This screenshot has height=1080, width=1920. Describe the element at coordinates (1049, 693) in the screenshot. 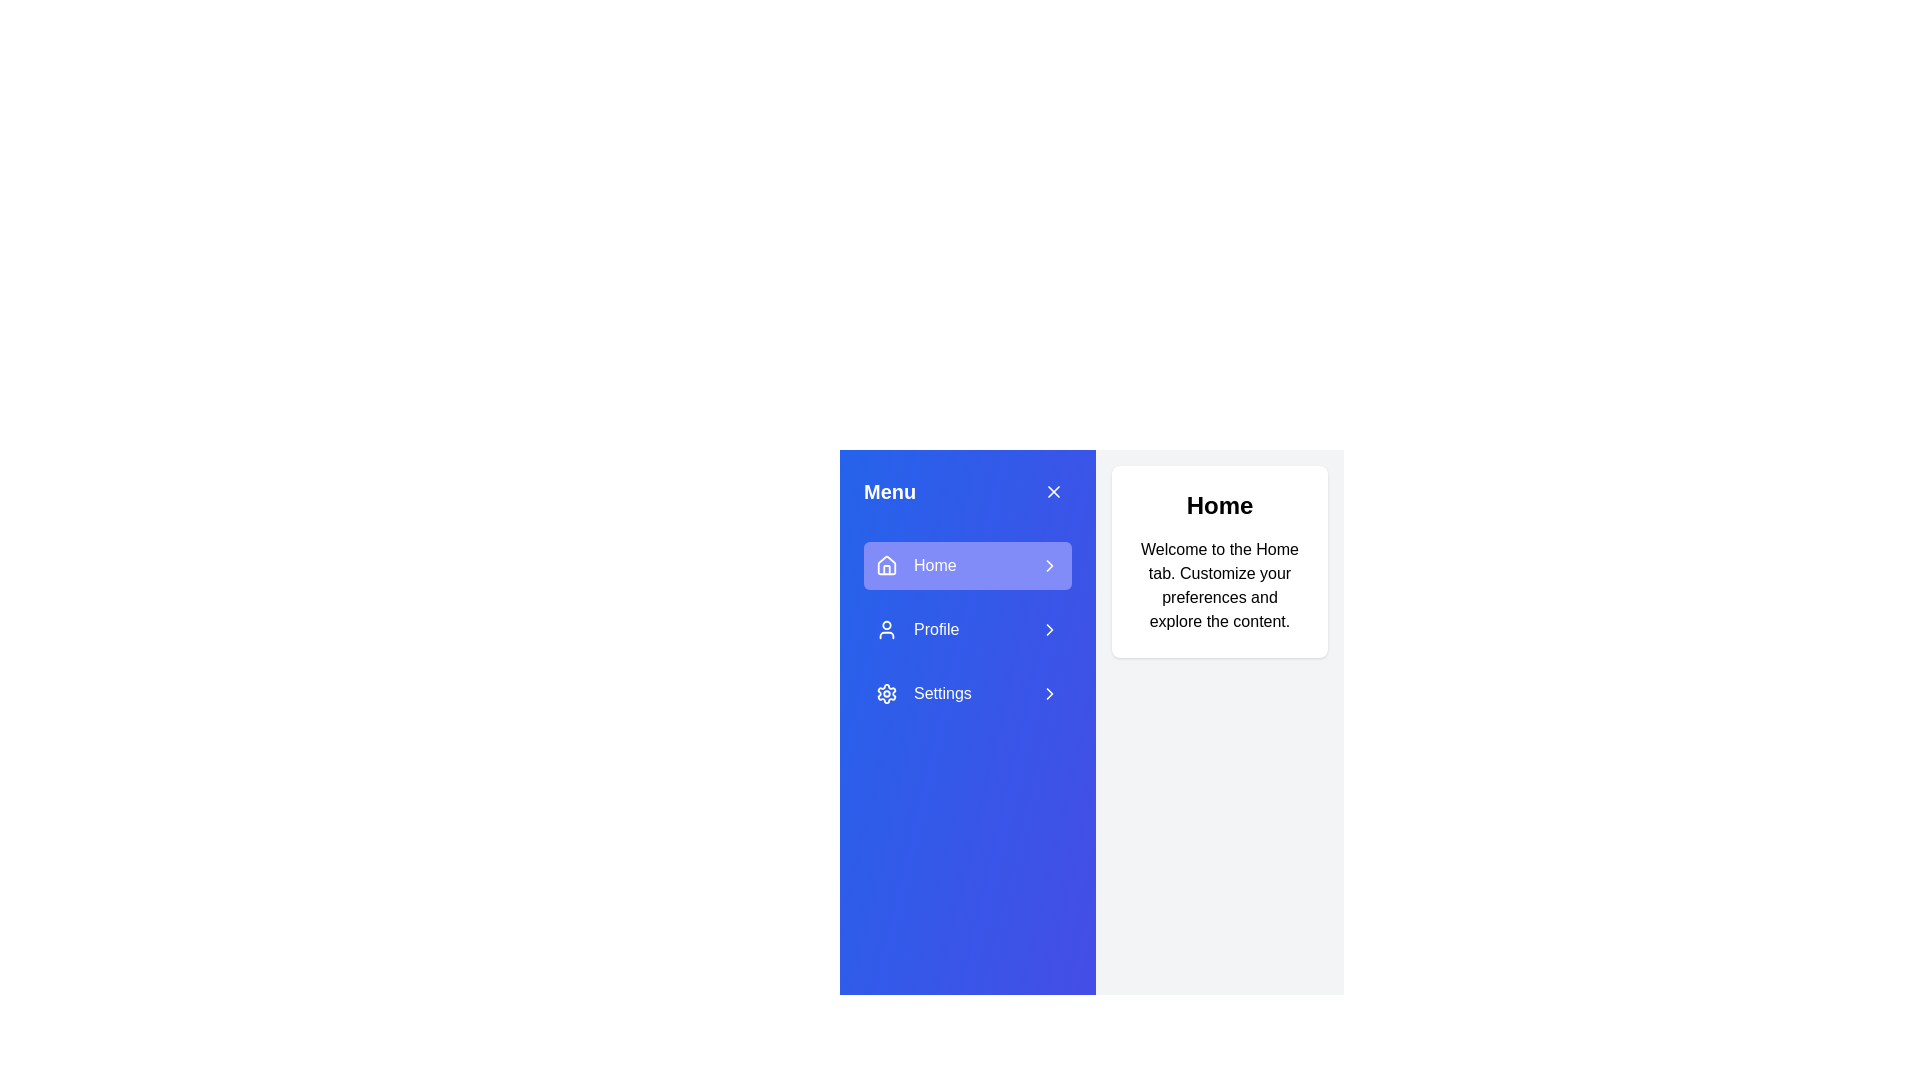

I see `the right-pointing chevron icon located to the far right side of the 'Settings' item in the vertical menu` at that location.